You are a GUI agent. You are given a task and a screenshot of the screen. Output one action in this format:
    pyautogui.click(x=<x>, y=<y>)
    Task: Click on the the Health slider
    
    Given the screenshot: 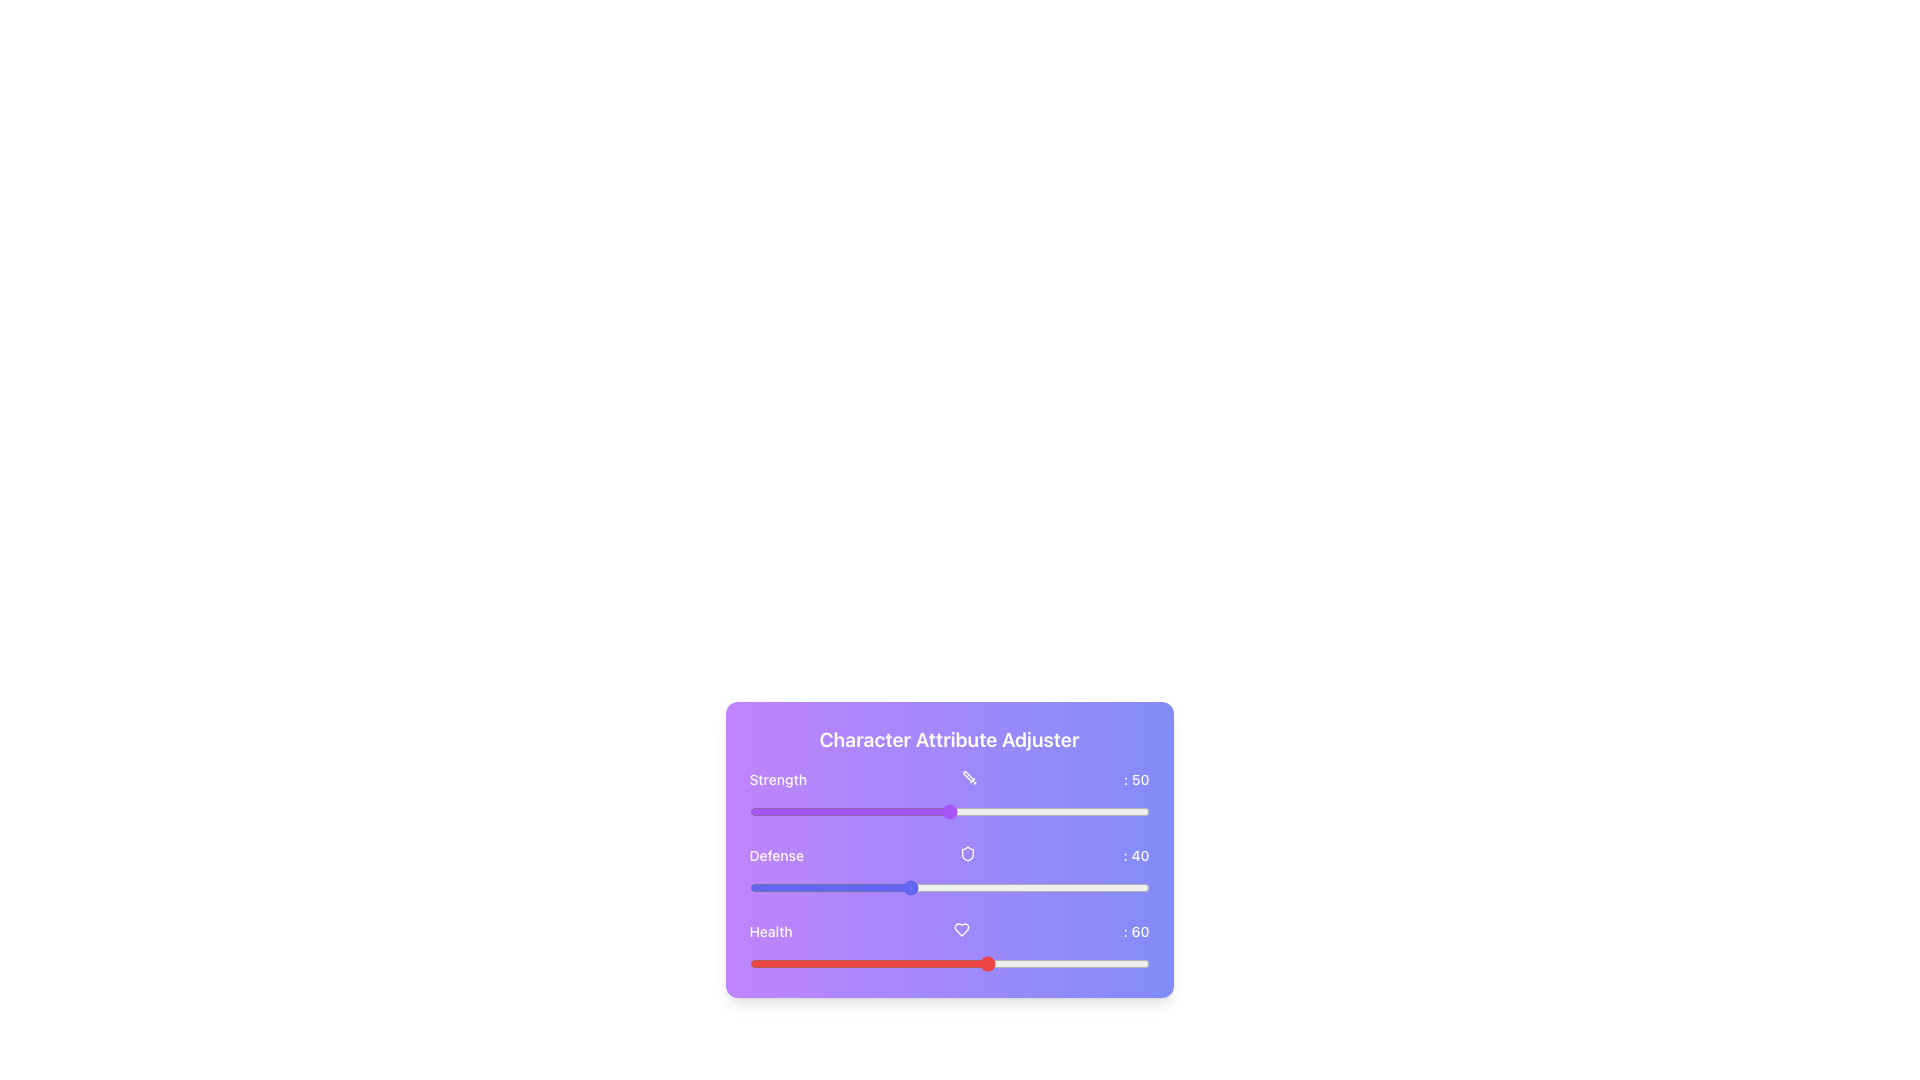 What is the action you would take?
    pyautogui.click(x=801, y=963)
    